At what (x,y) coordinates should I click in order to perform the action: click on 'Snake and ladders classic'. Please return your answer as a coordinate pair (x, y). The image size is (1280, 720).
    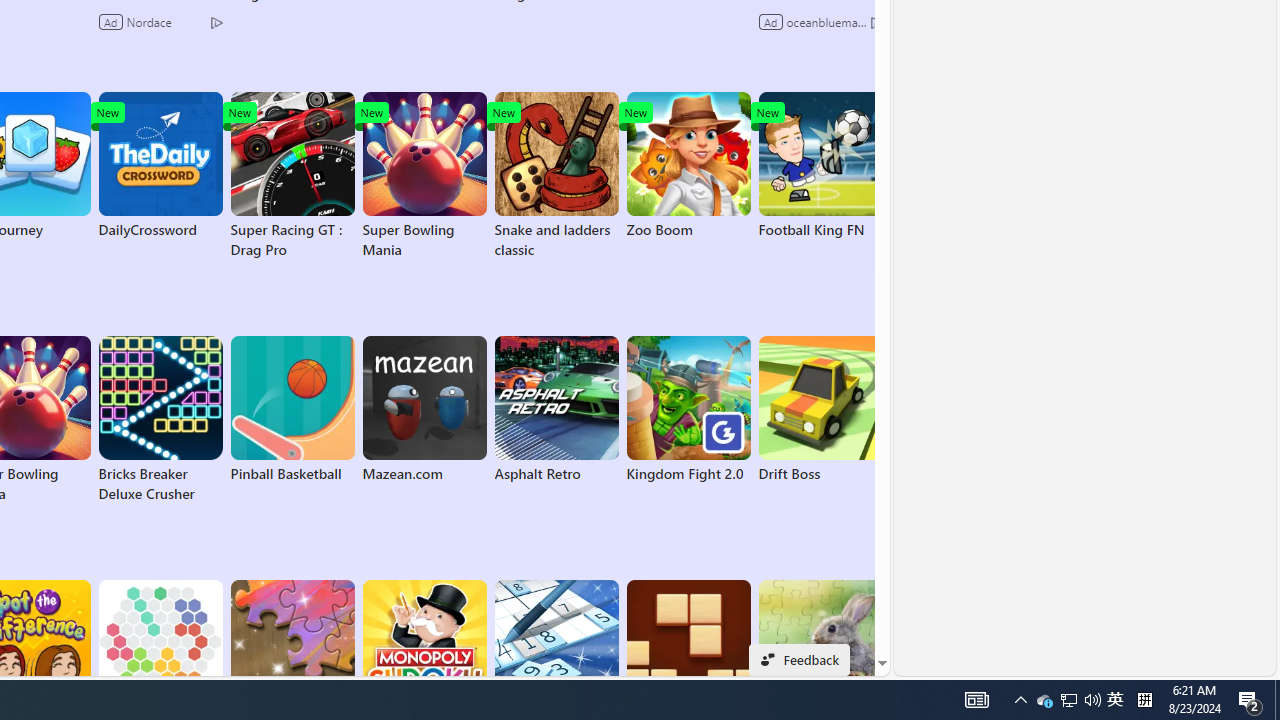
    Looking at the image, I should click on (556, 175).